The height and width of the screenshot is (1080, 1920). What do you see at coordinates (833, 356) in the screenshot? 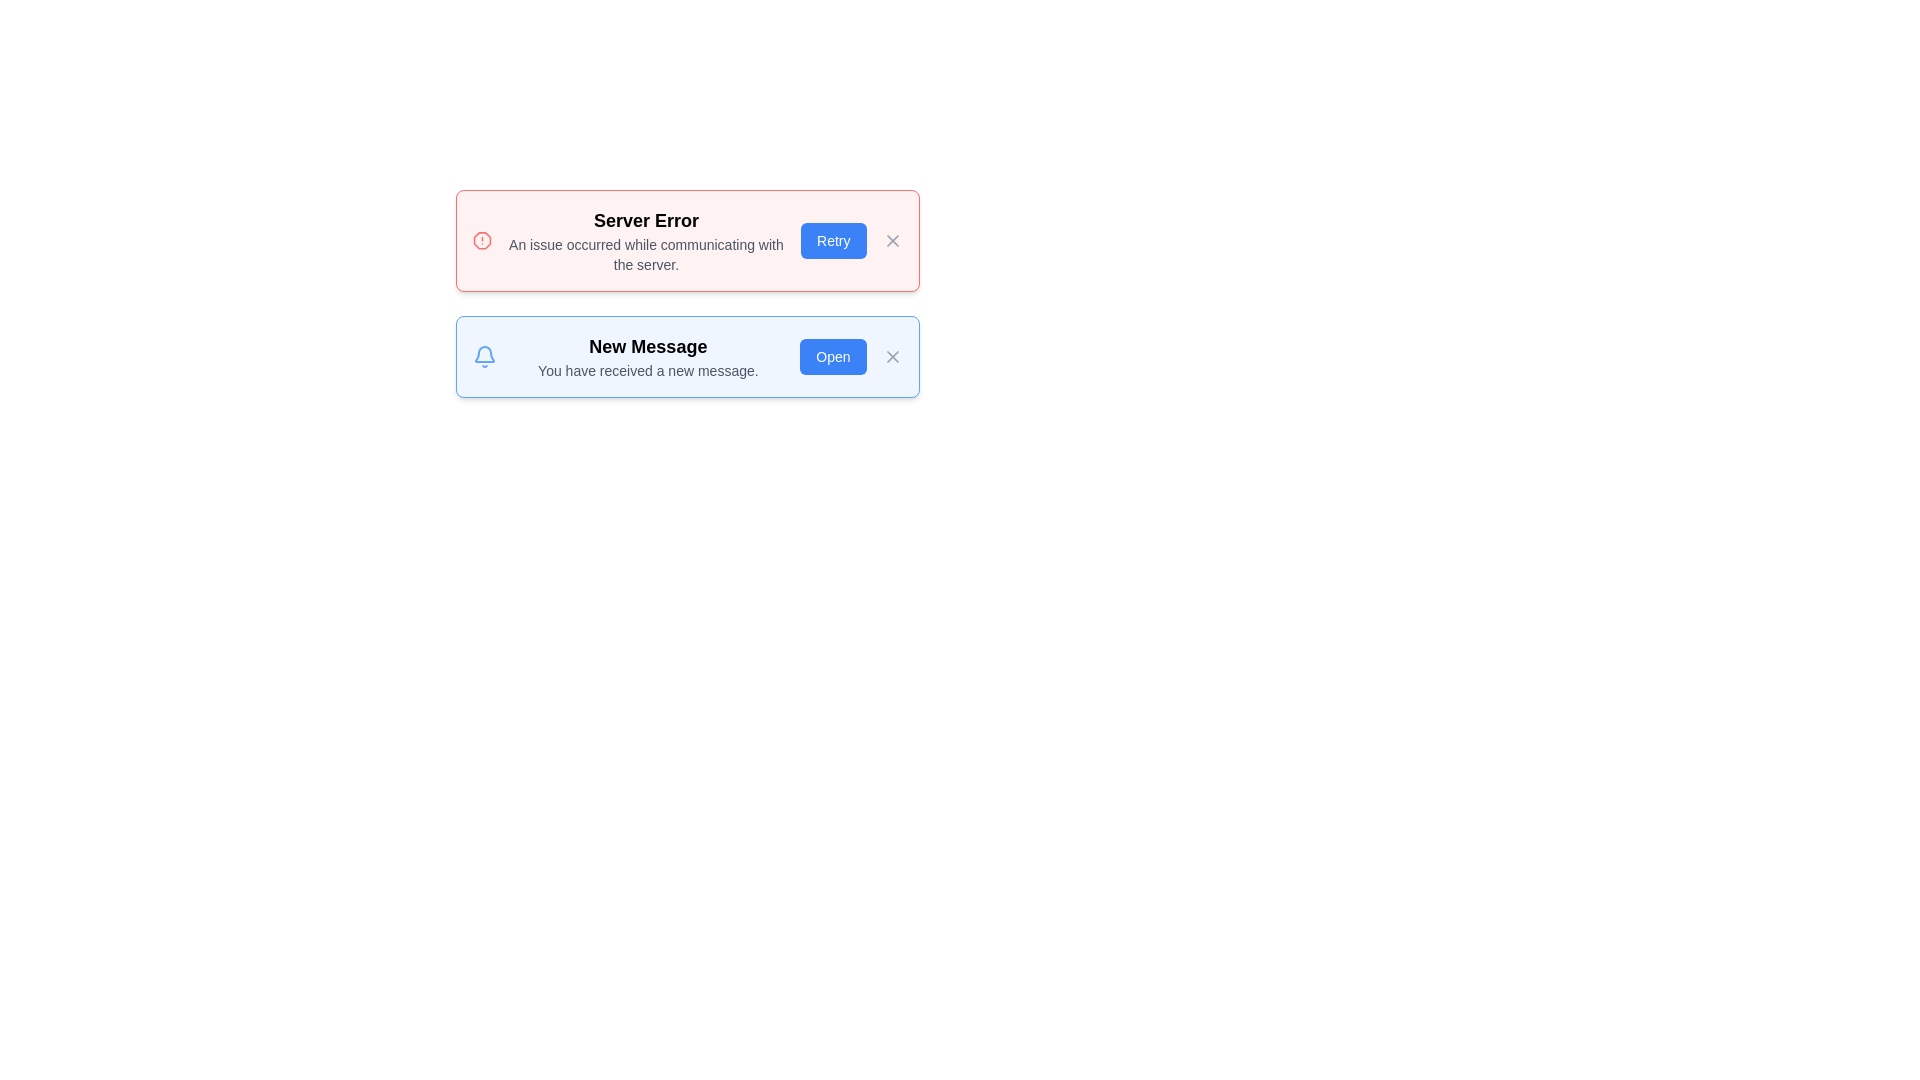
I see `the 'Open' button within the 'New Message' notification card for keyboard interaction` at bounding box center [833, 356].